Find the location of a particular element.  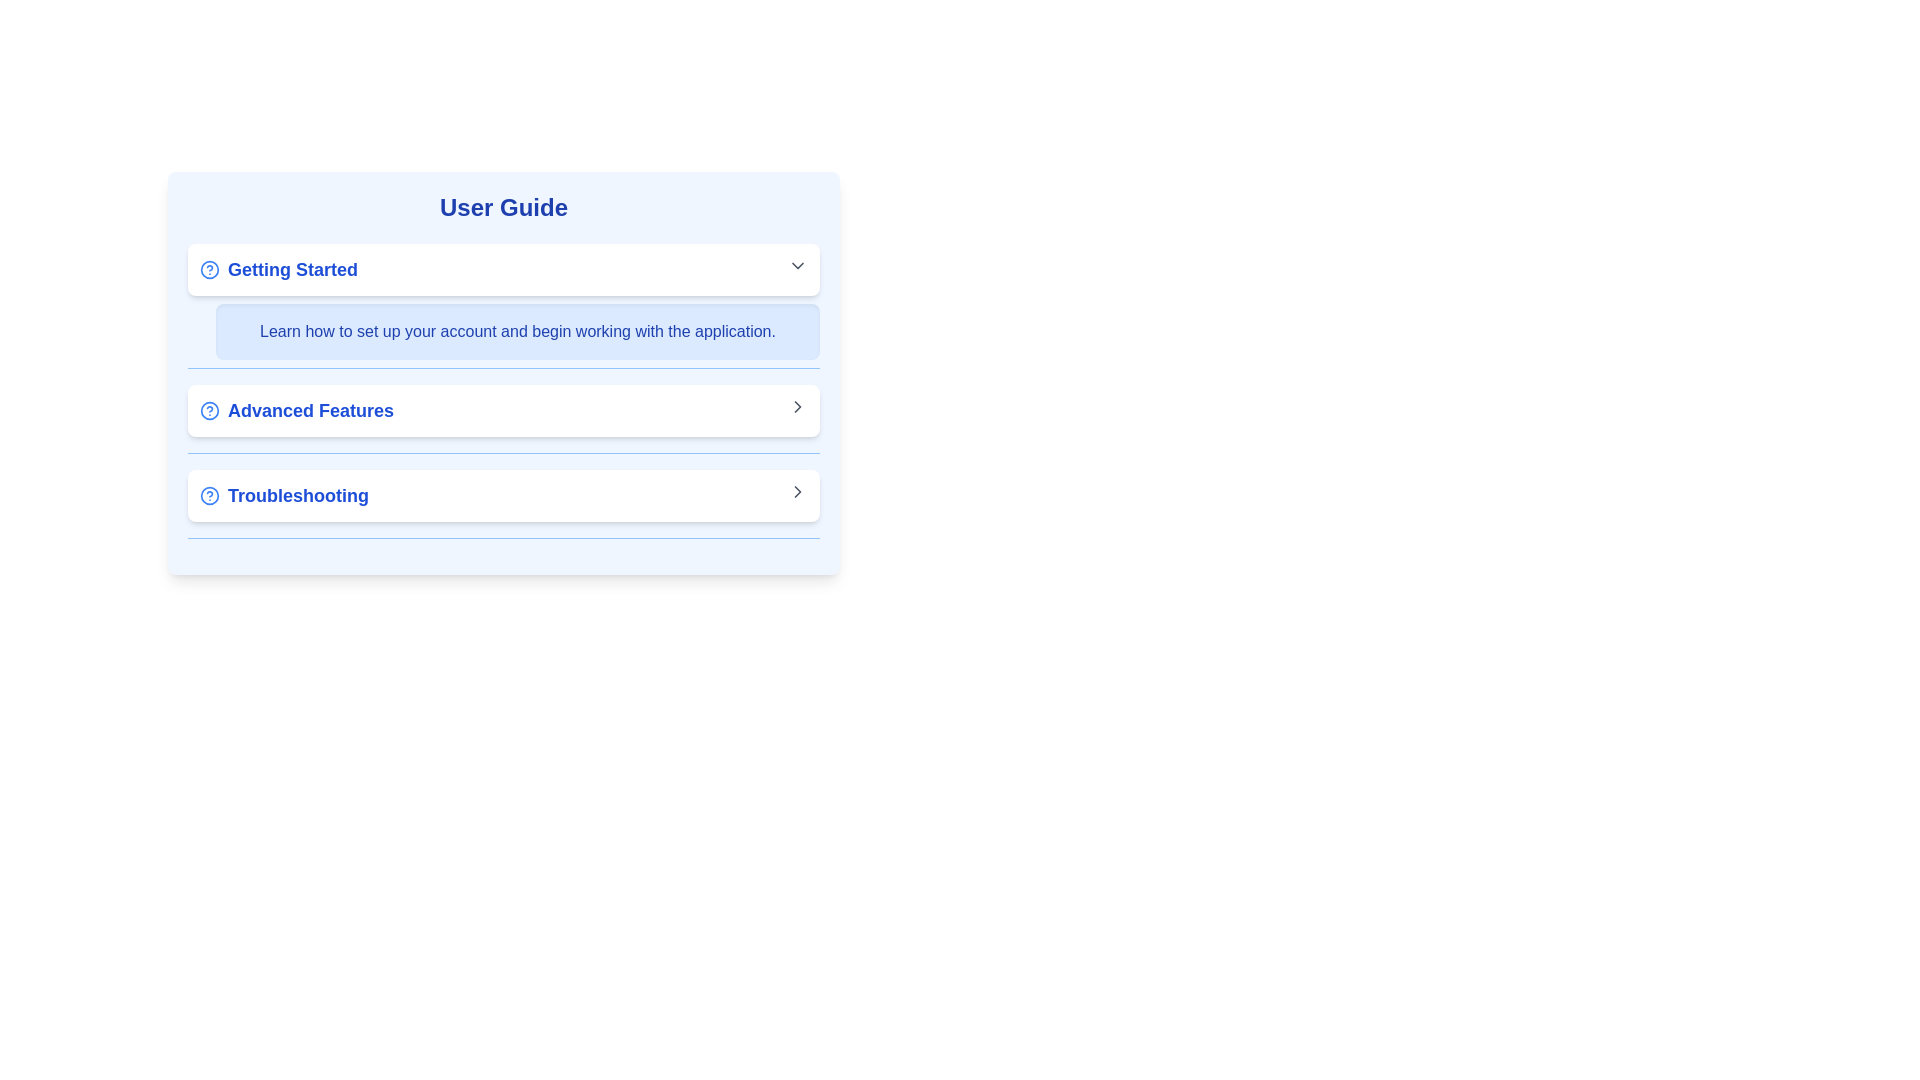

the chevron icon located on the far right side of the 'Advanced Features' section is located at coordinates (796, 406).